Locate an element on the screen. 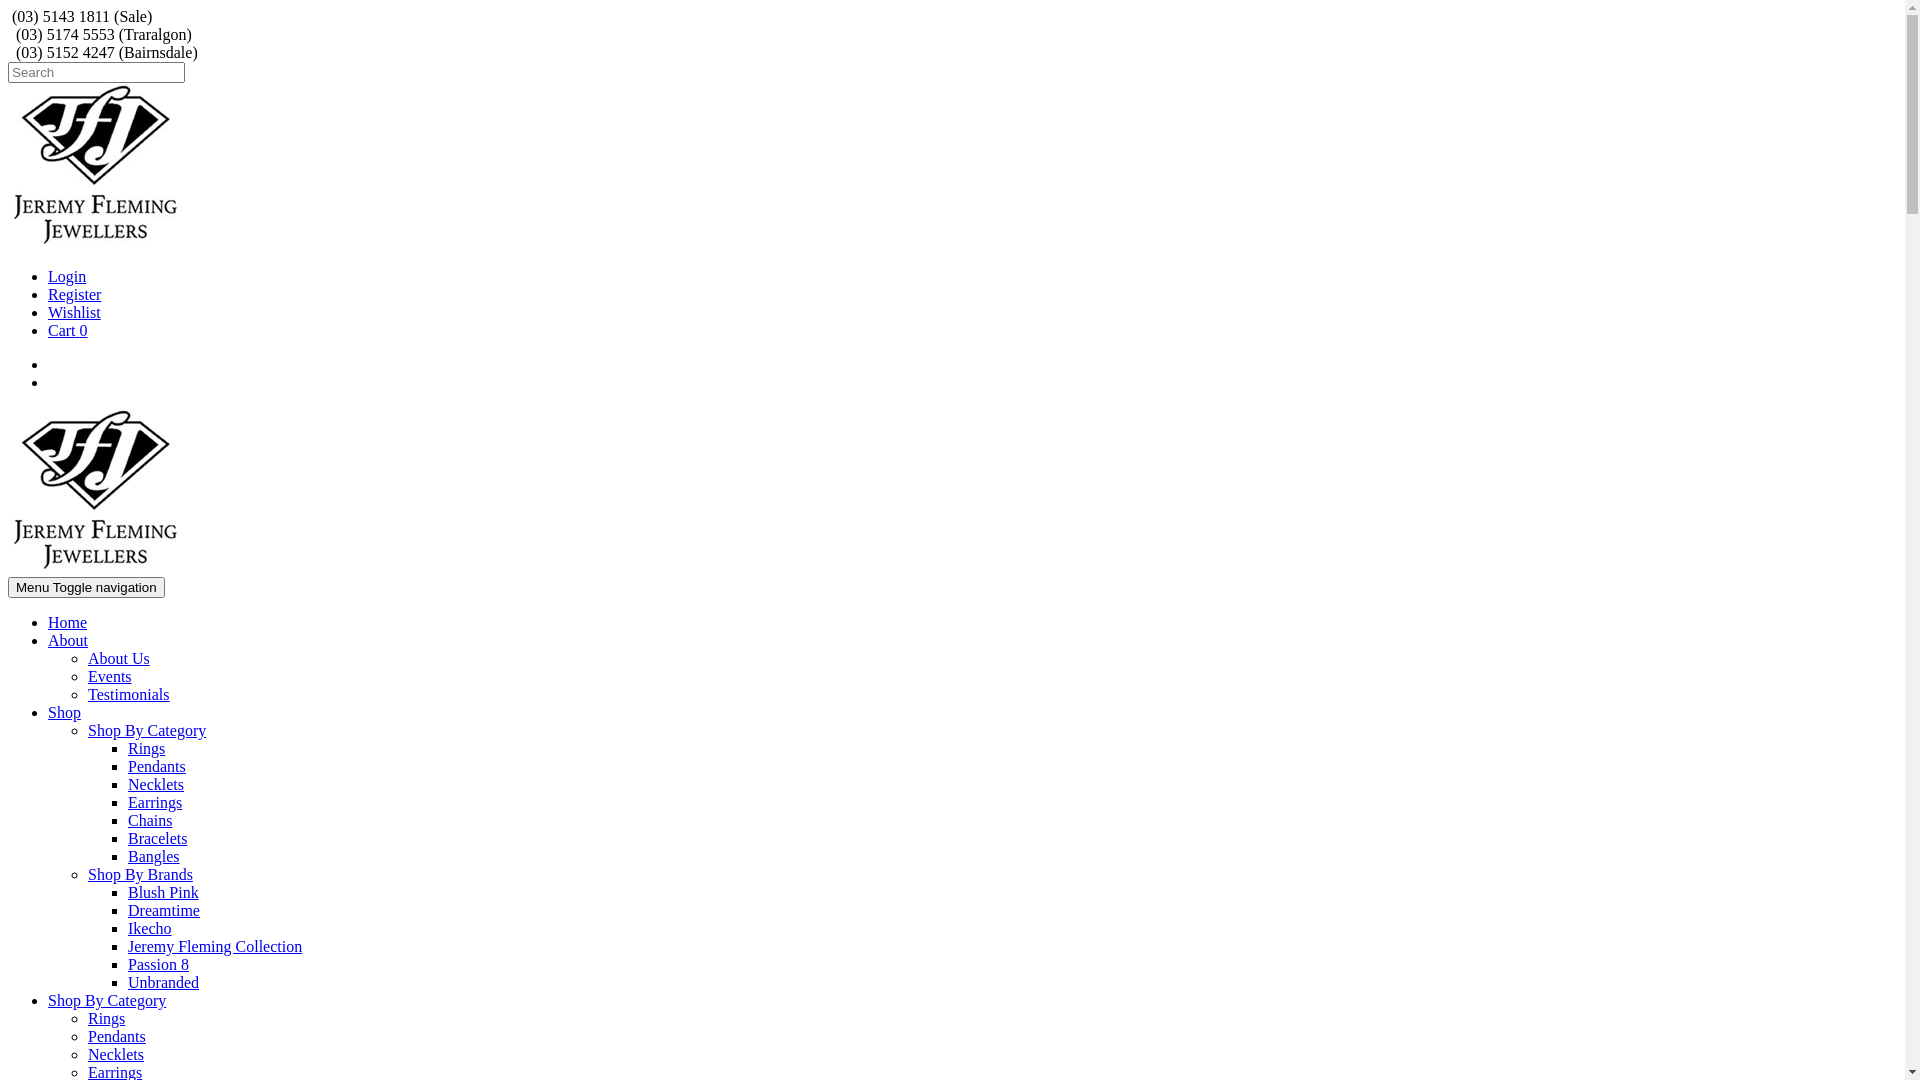  'Events' is located at coordinates (109, 675).